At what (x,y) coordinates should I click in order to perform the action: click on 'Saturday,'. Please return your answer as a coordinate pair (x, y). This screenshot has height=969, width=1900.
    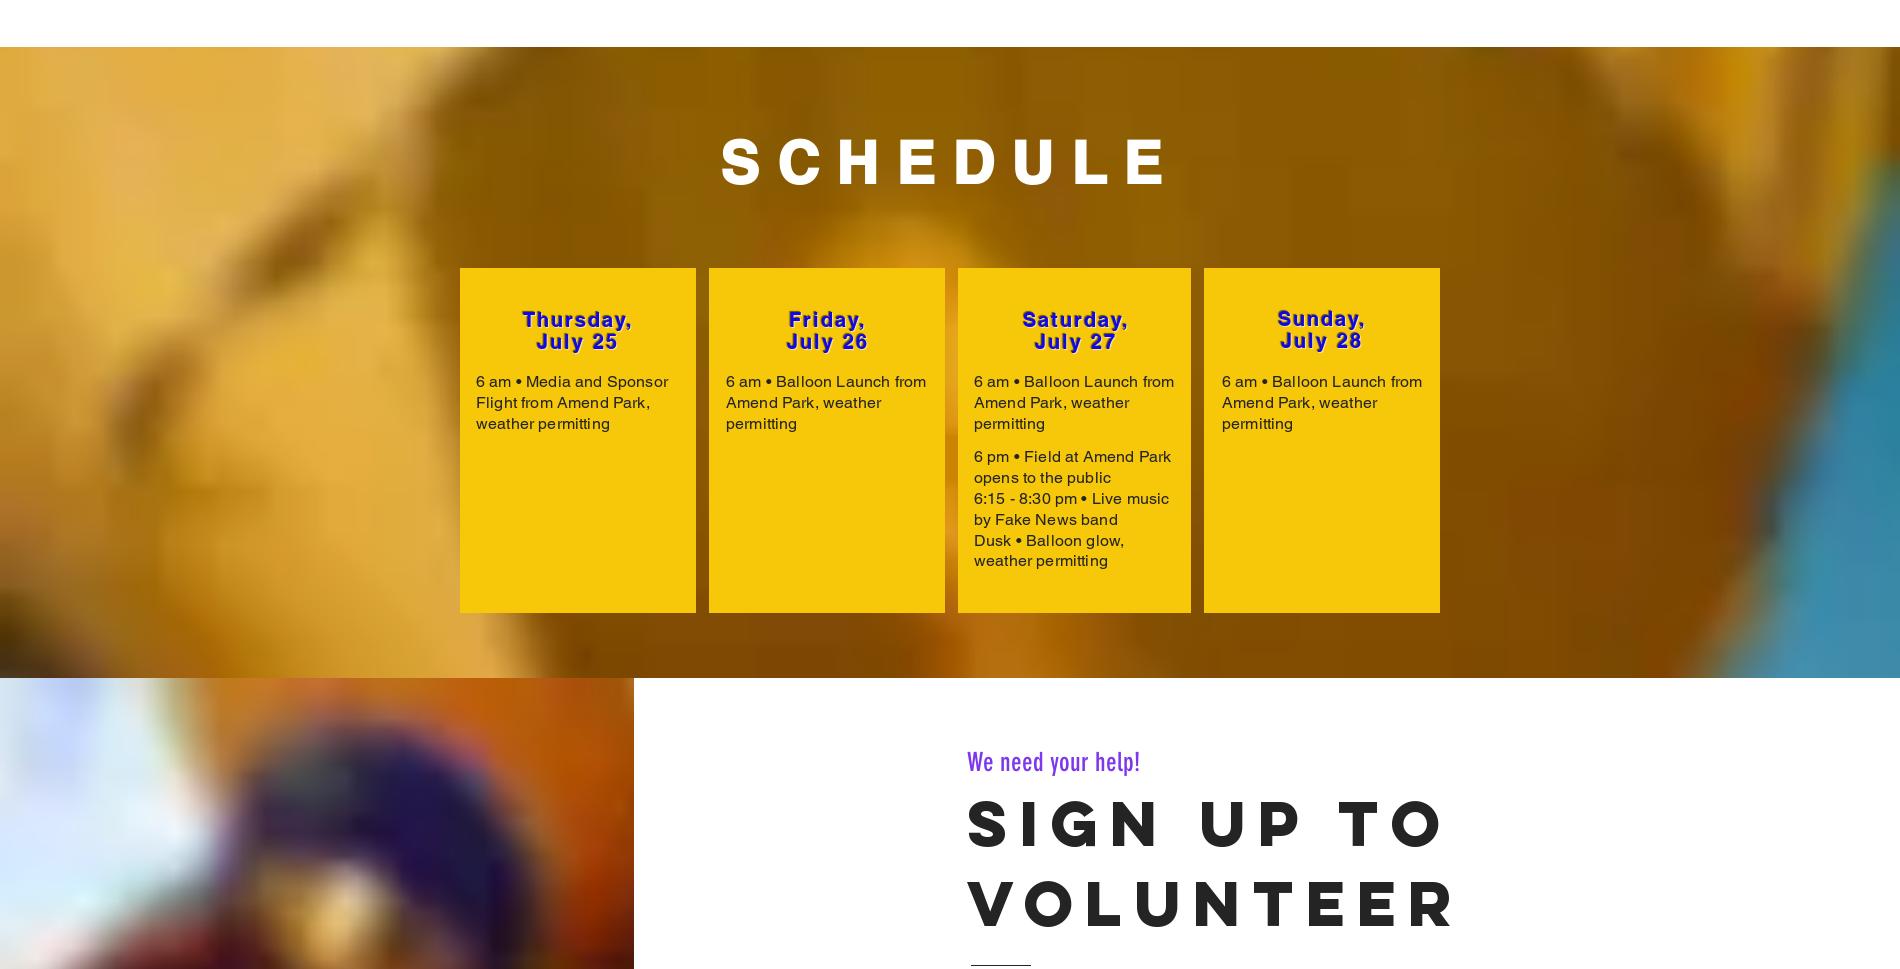
    Looking at the image, I should click on (1075, 318).